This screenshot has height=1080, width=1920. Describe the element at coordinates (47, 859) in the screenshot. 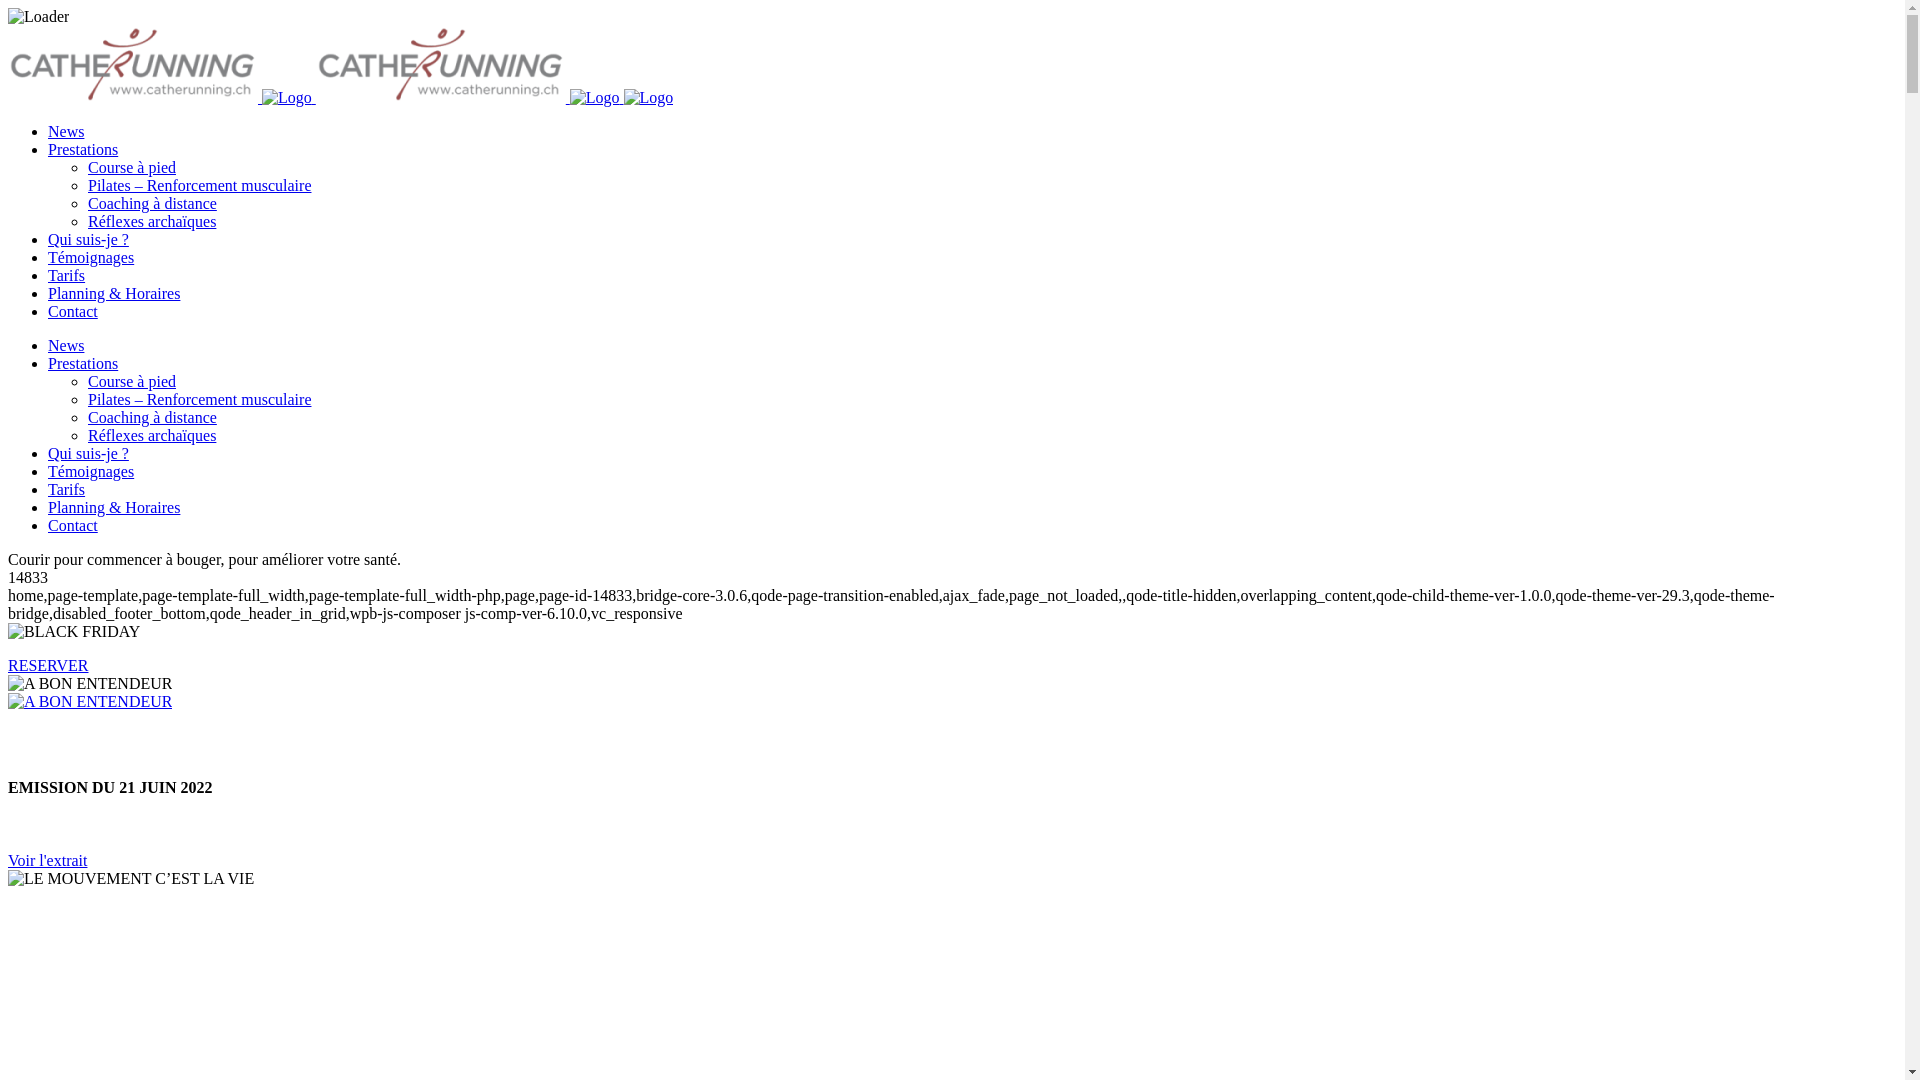

I see `'Voir l'extrait'` at that location.